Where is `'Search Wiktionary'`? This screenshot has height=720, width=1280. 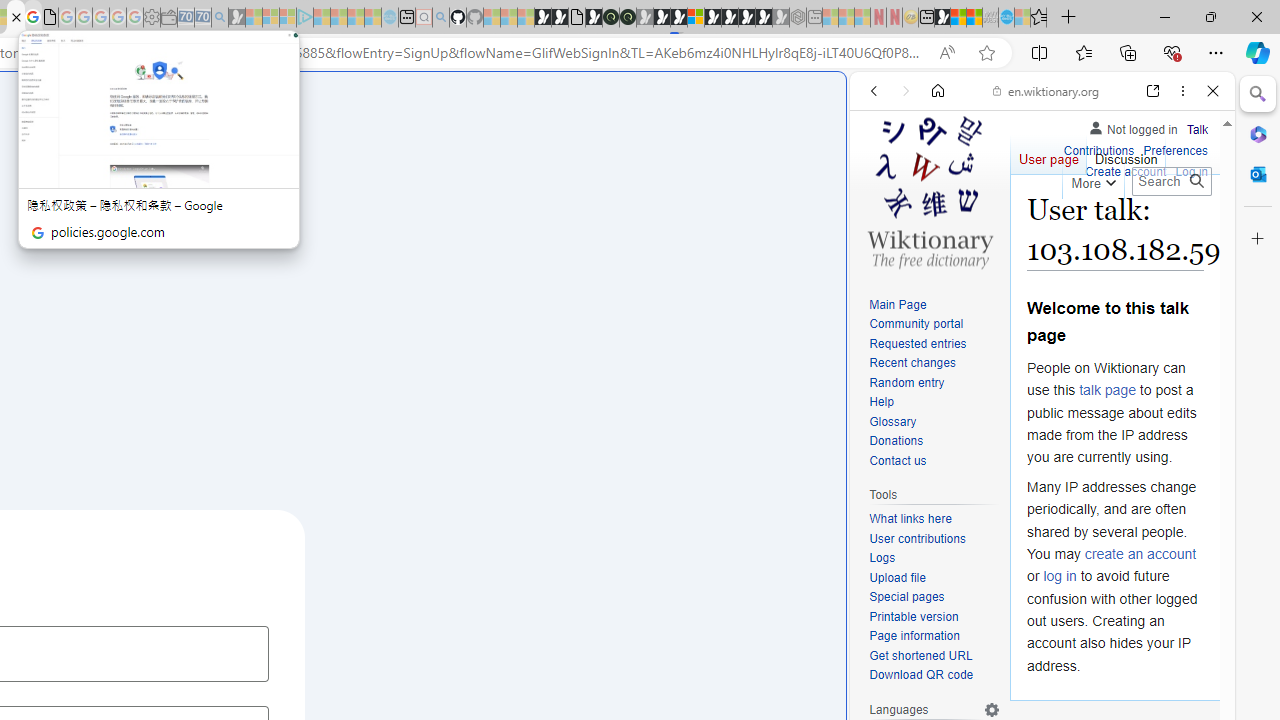
'Search Wiktionary' is located at coordinates (1171, 181).